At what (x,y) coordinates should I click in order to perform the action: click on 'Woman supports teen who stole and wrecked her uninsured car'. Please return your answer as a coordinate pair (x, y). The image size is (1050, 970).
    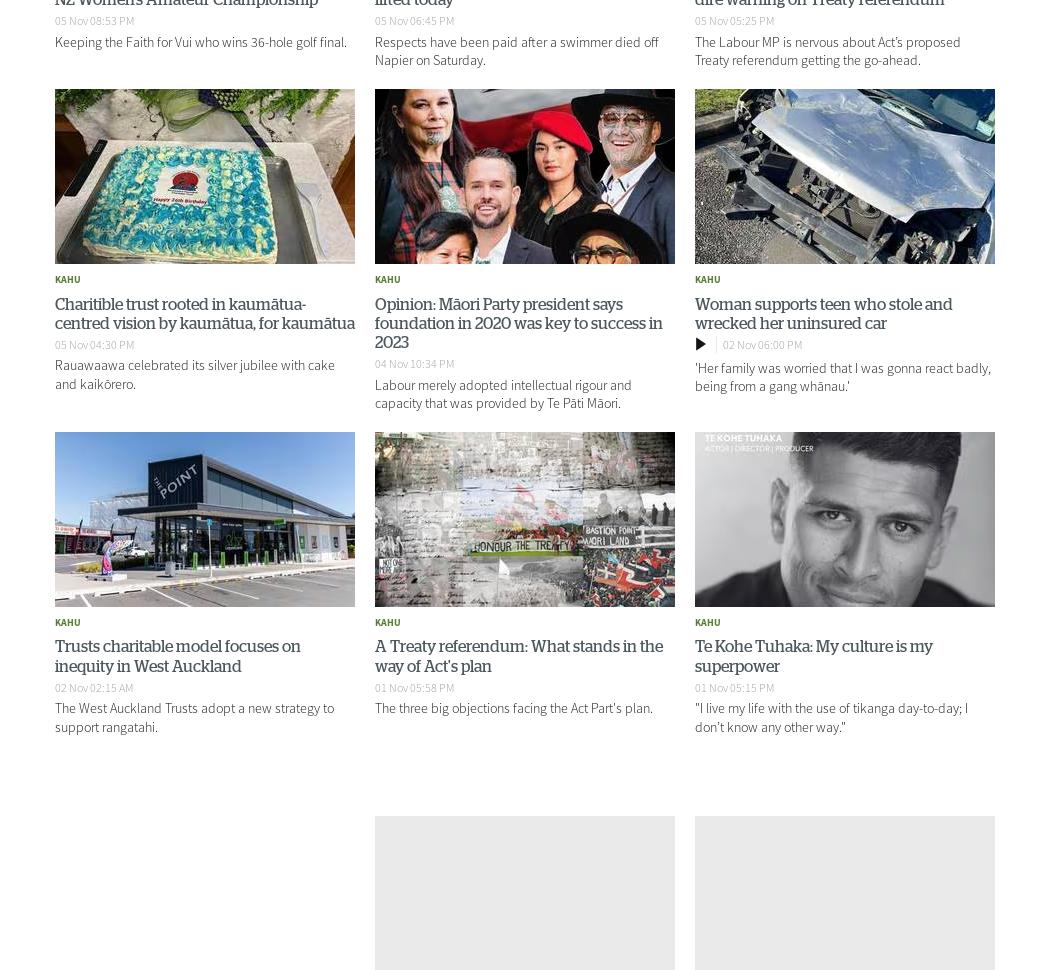
    Looking at the image, I should click on (821, 313).